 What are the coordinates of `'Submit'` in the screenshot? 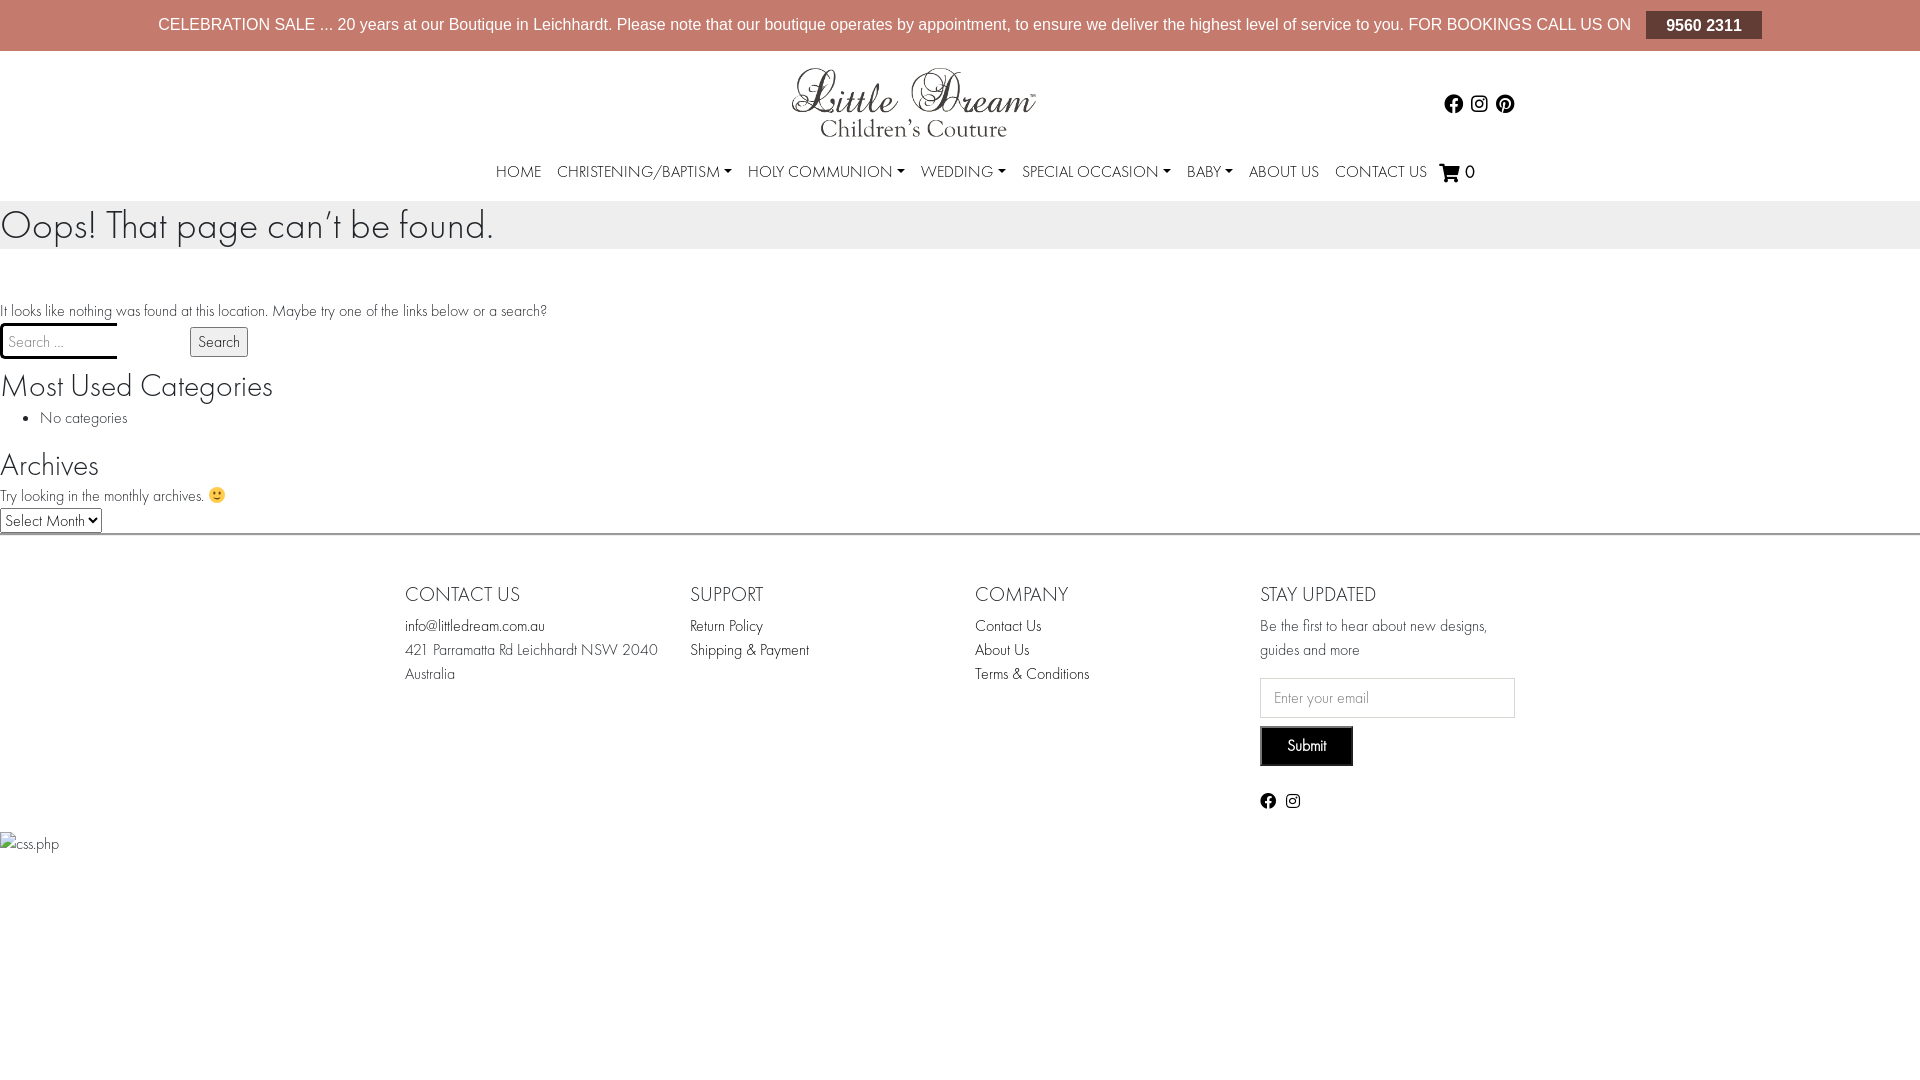 It's located at (1306, 745).